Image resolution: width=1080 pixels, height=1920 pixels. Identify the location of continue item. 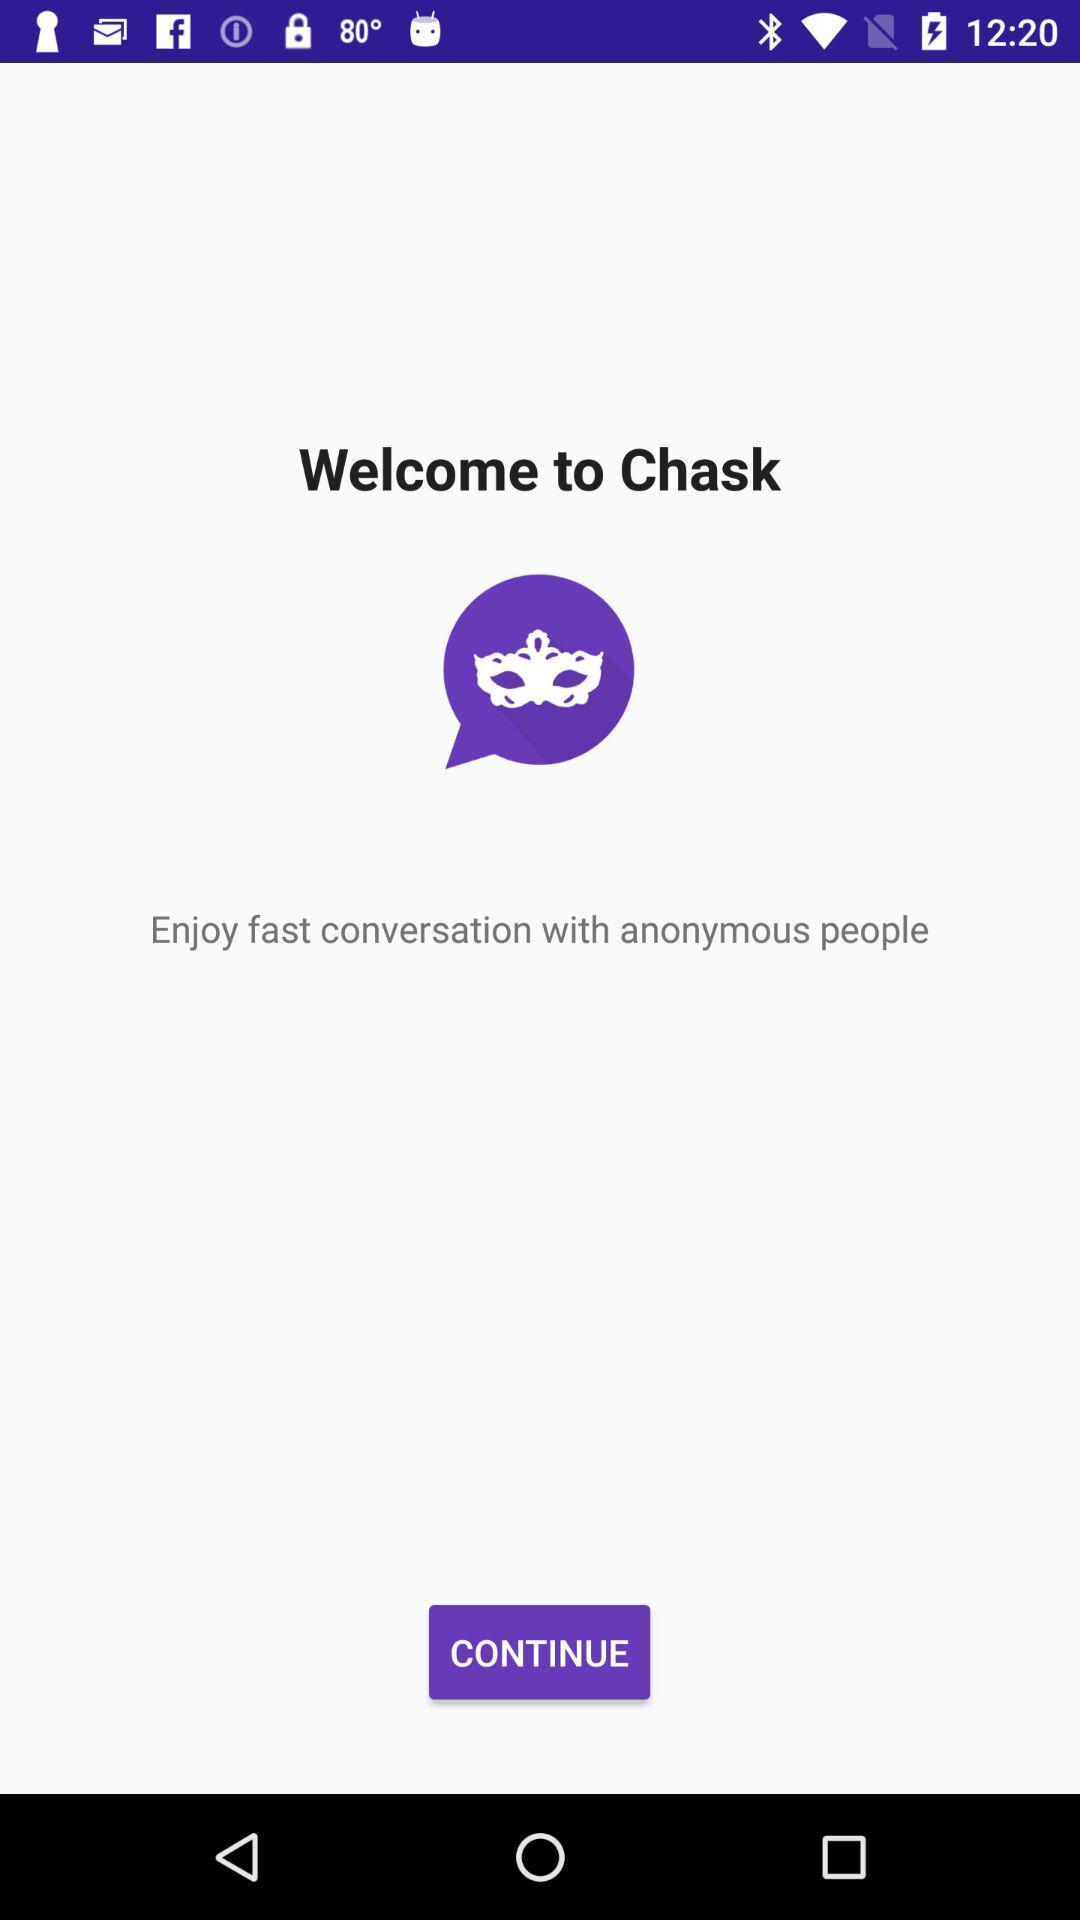
(538, 1652).